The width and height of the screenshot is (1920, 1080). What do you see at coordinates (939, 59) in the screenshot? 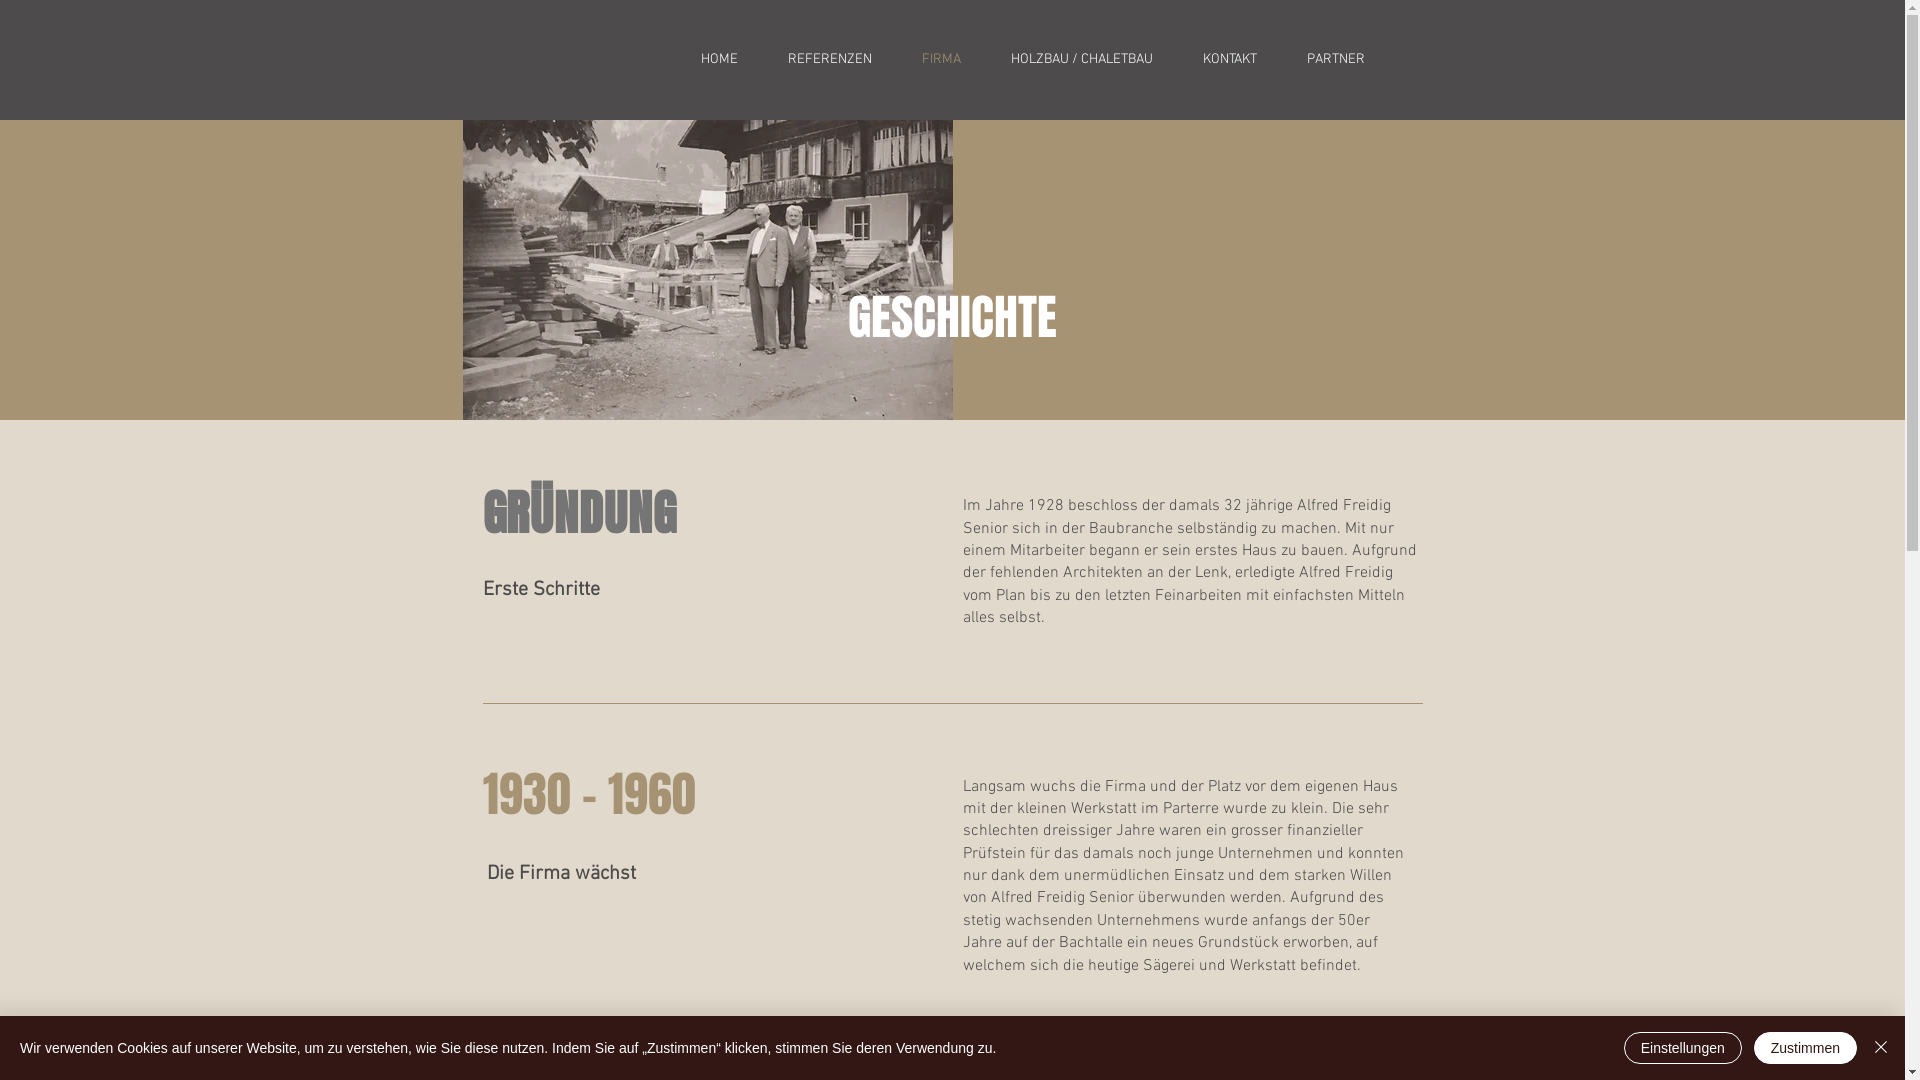
I see `'FIRMA'` at bounding box center [939, 59].